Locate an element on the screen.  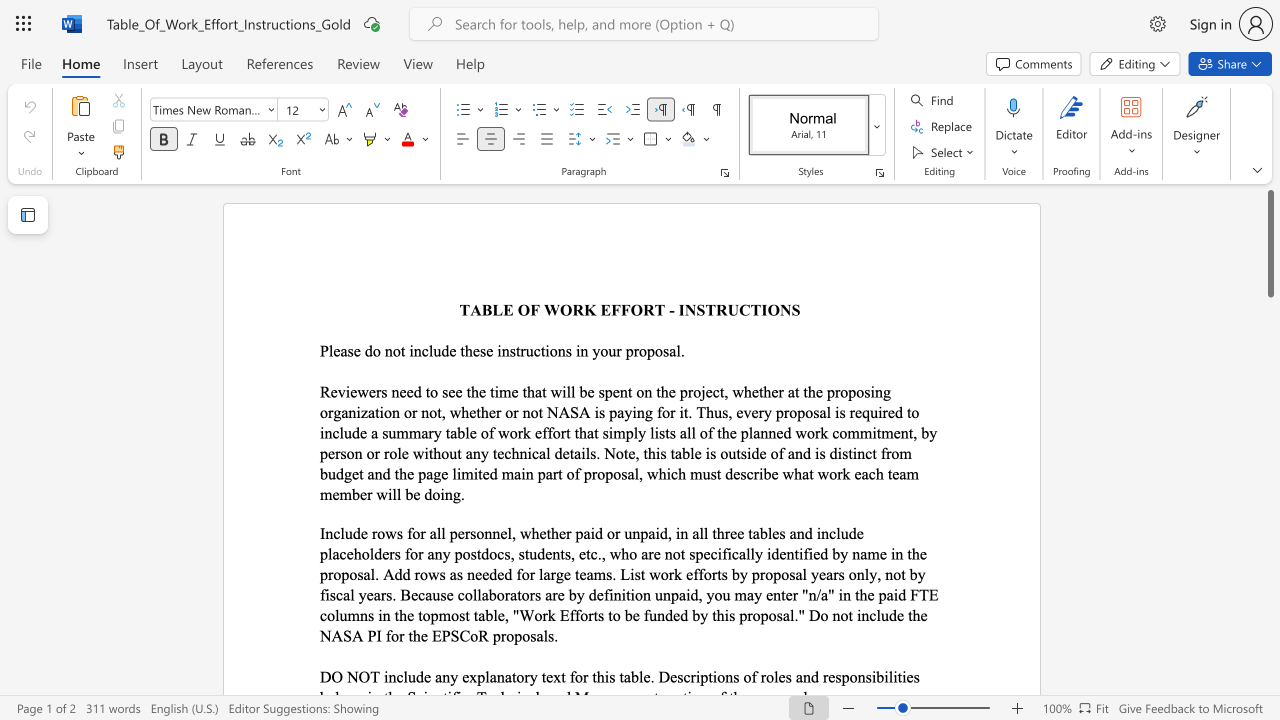
the scrollbar to scroll the page down is located at coordinates (1269, 560).